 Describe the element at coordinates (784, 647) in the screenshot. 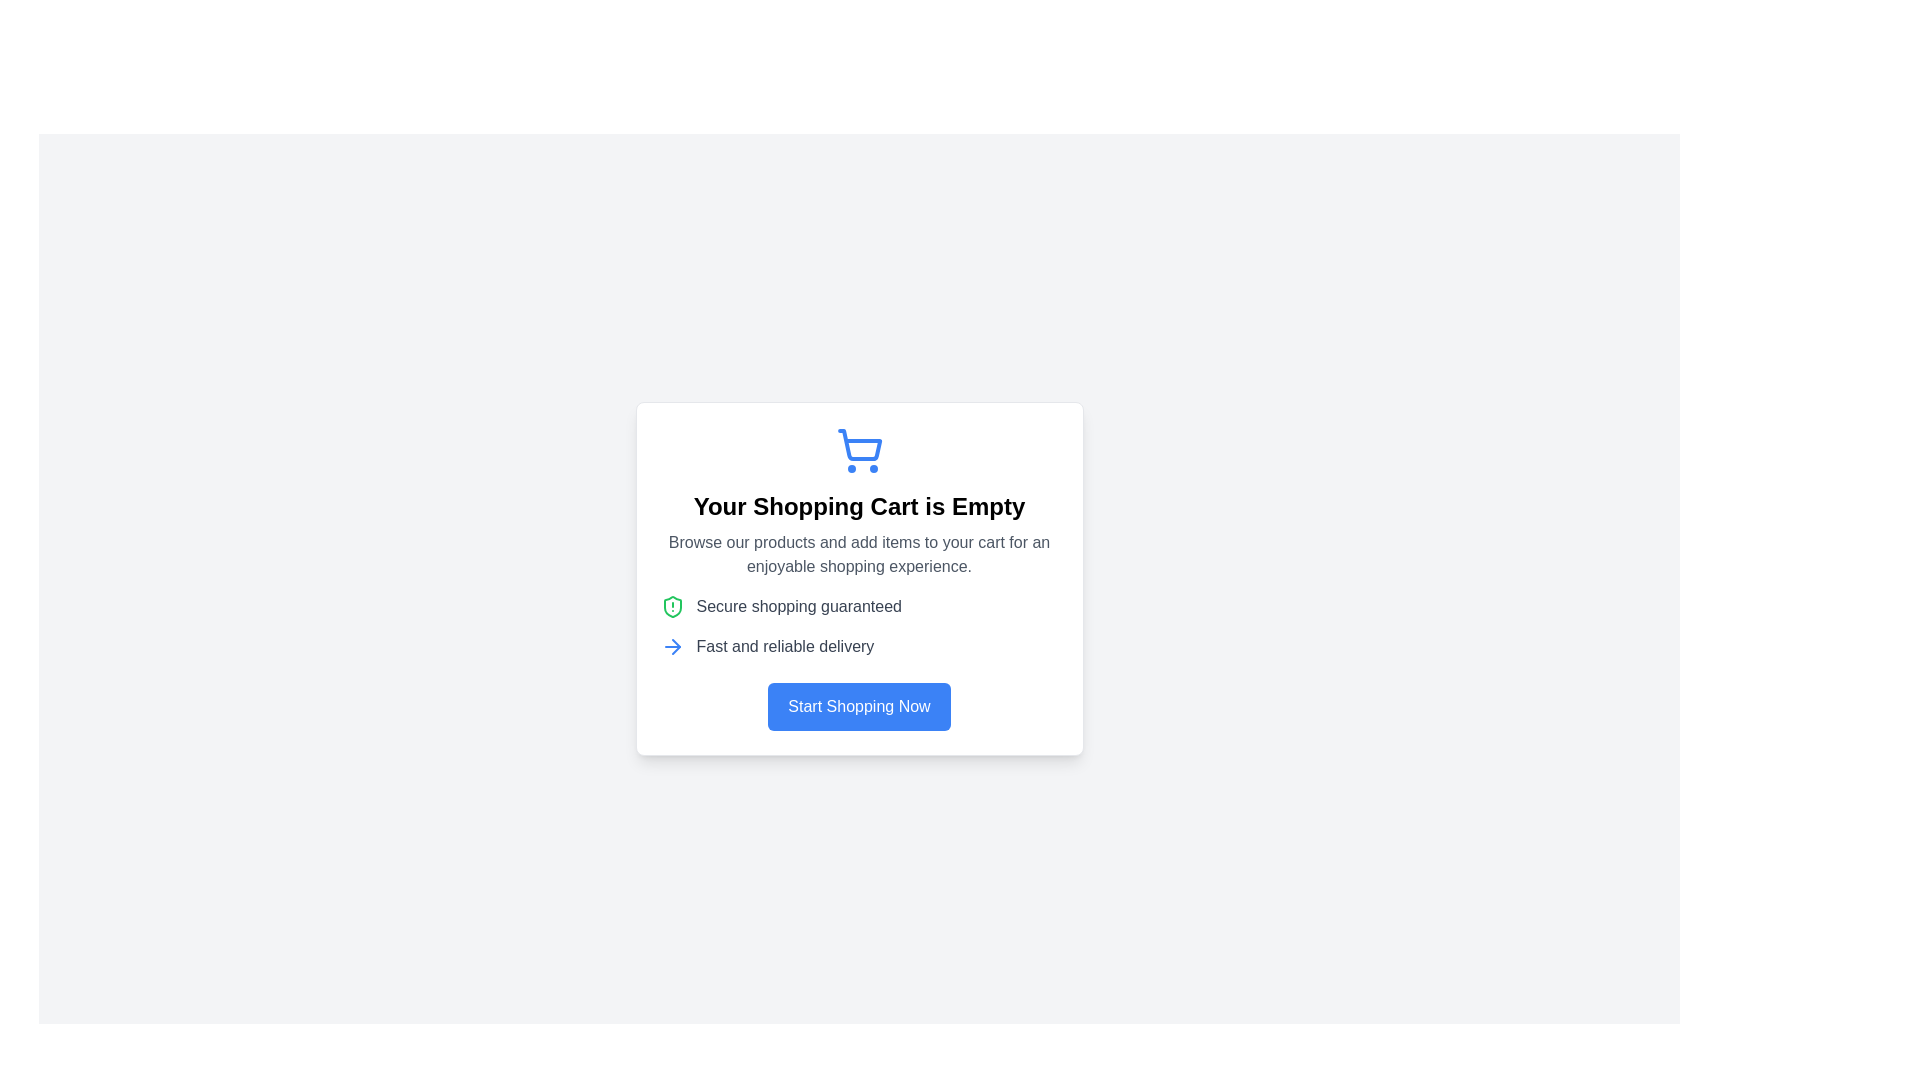

I see `the Static Text element that reads 'Fast and reliable delivery', which is styled in gray and located to the right of a blue arrow icon` at that location.